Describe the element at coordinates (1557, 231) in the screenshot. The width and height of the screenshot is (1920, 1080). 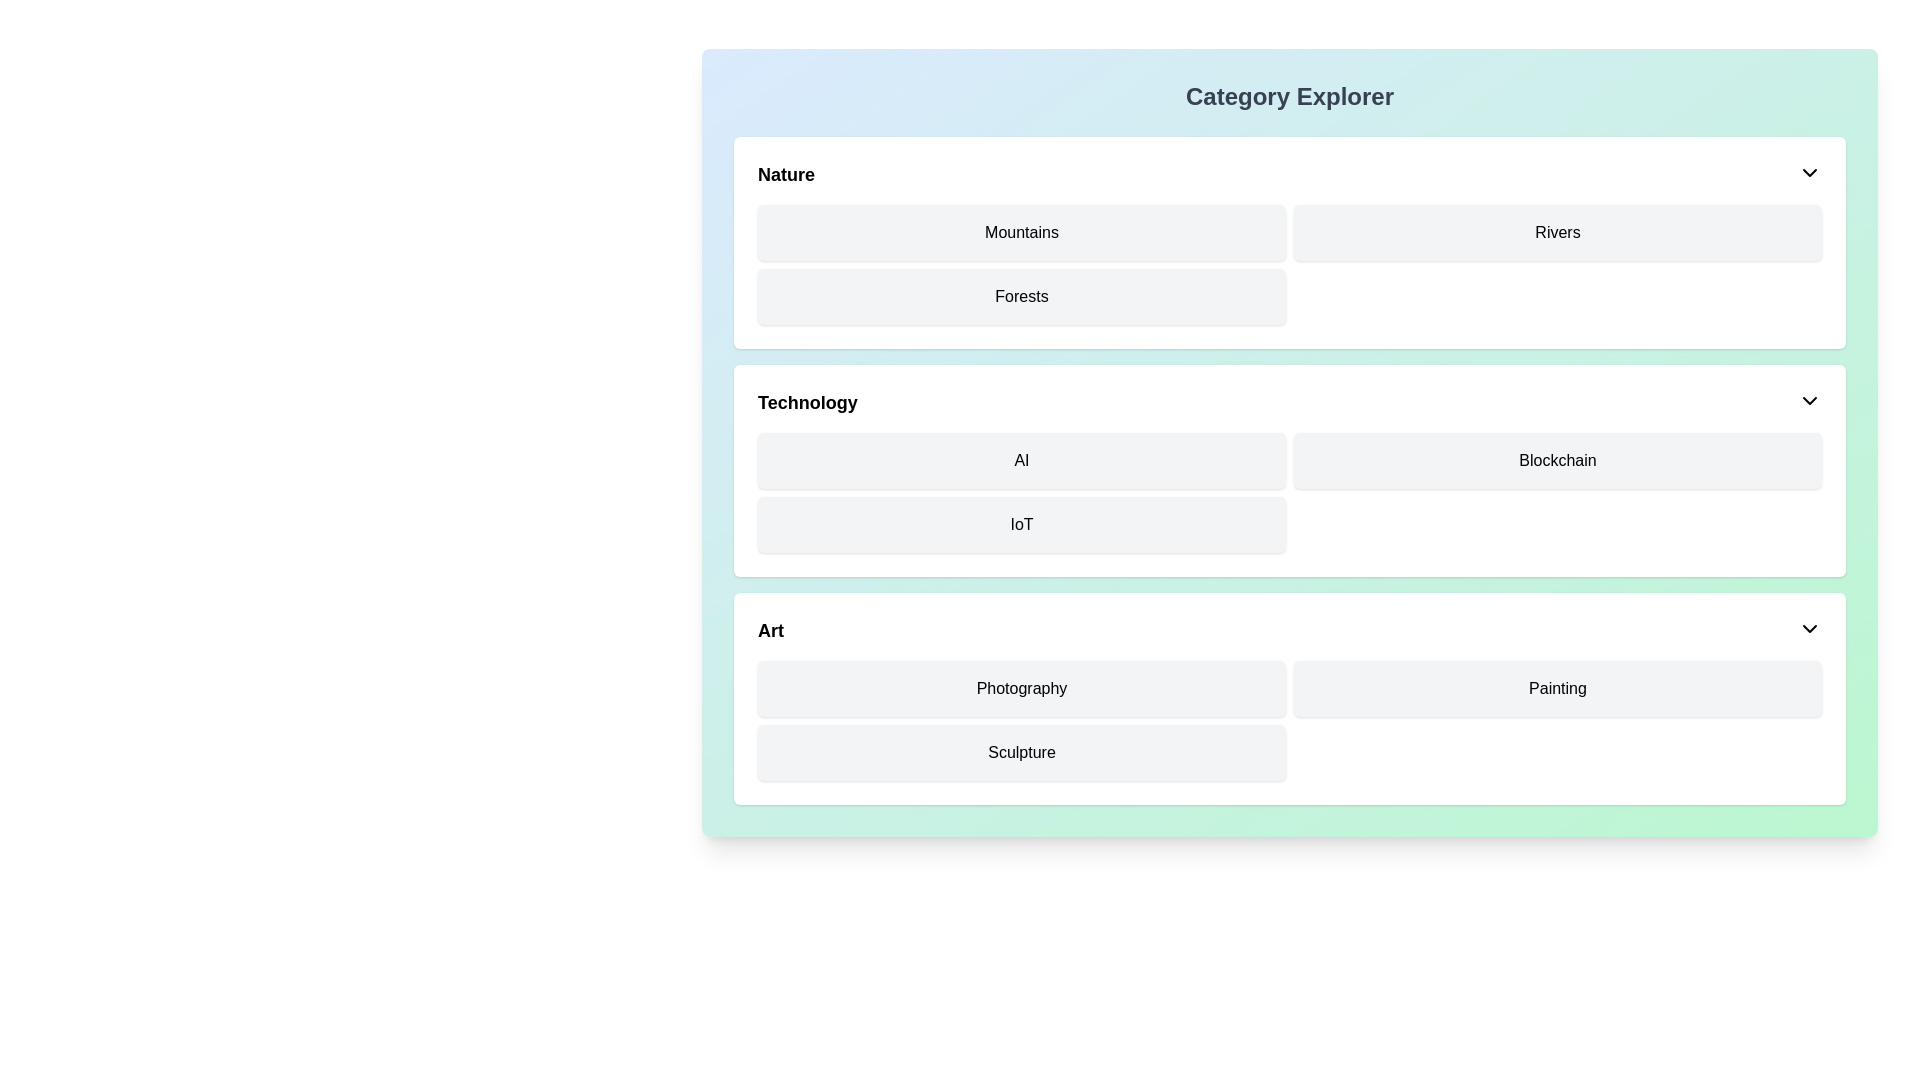
I see `the text label displaying 'Rivers', which is styled with bold font and centered alignment, located in the top-right corner of the Nature section in a grid layout` at that location.